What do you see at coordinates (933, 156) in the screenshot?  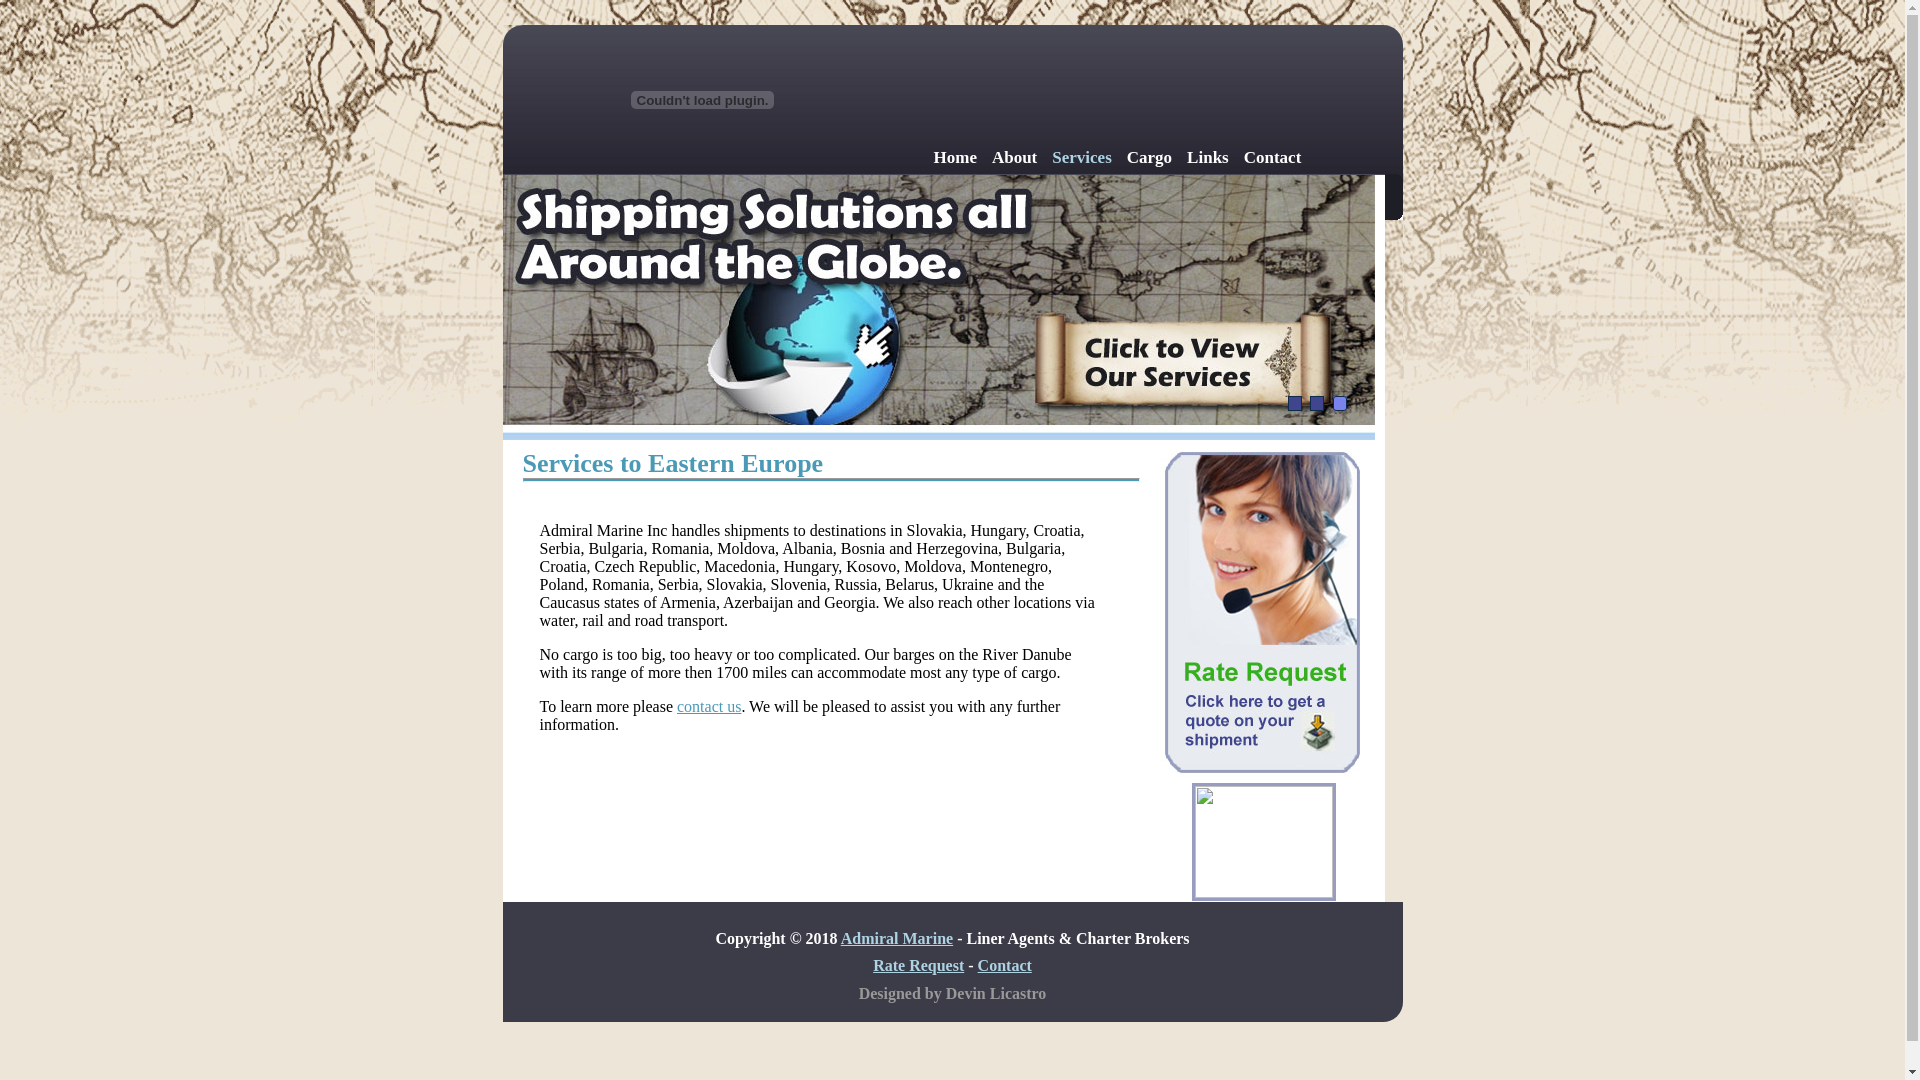 I see `'Home'` at bounding box center [933, 156].